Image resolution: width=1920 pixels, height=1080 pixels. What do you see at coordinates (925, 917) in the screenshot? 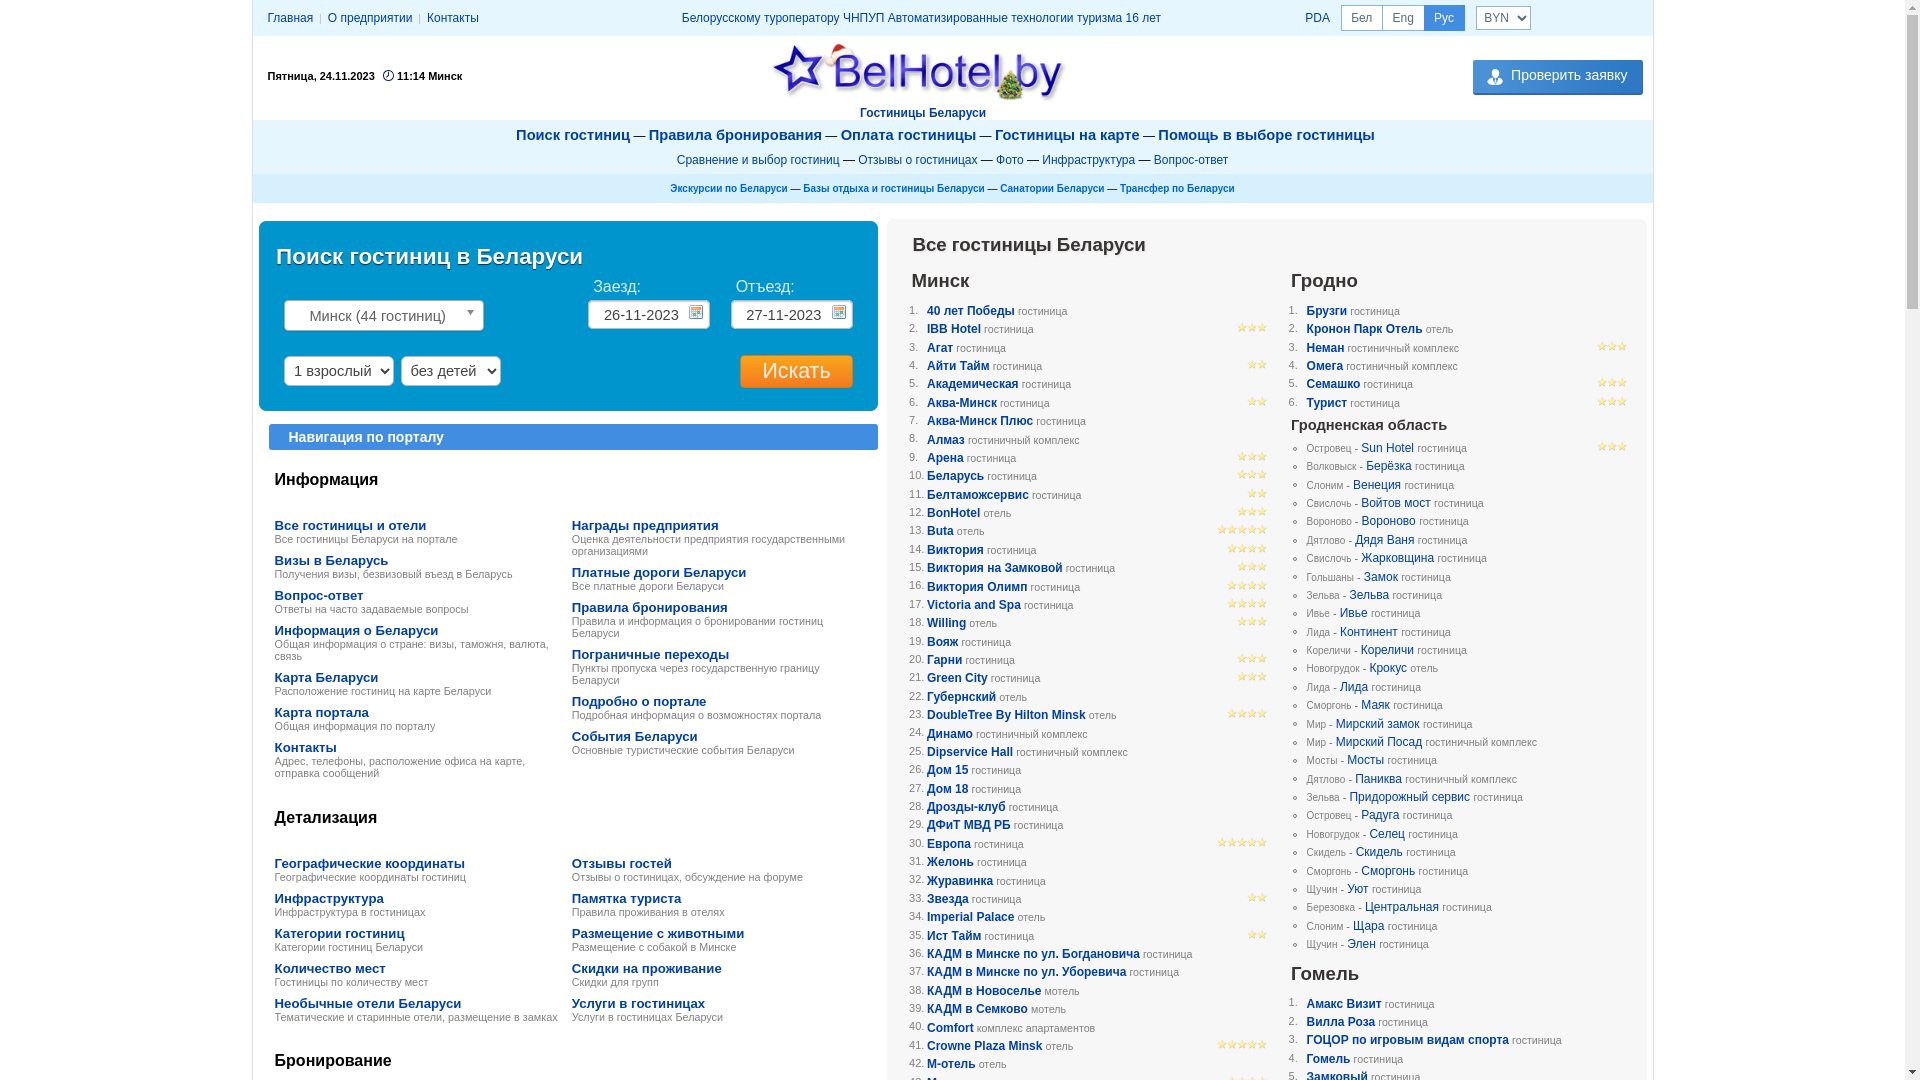
I see `'Imperial Palace'` at bounding box center [925, 917].